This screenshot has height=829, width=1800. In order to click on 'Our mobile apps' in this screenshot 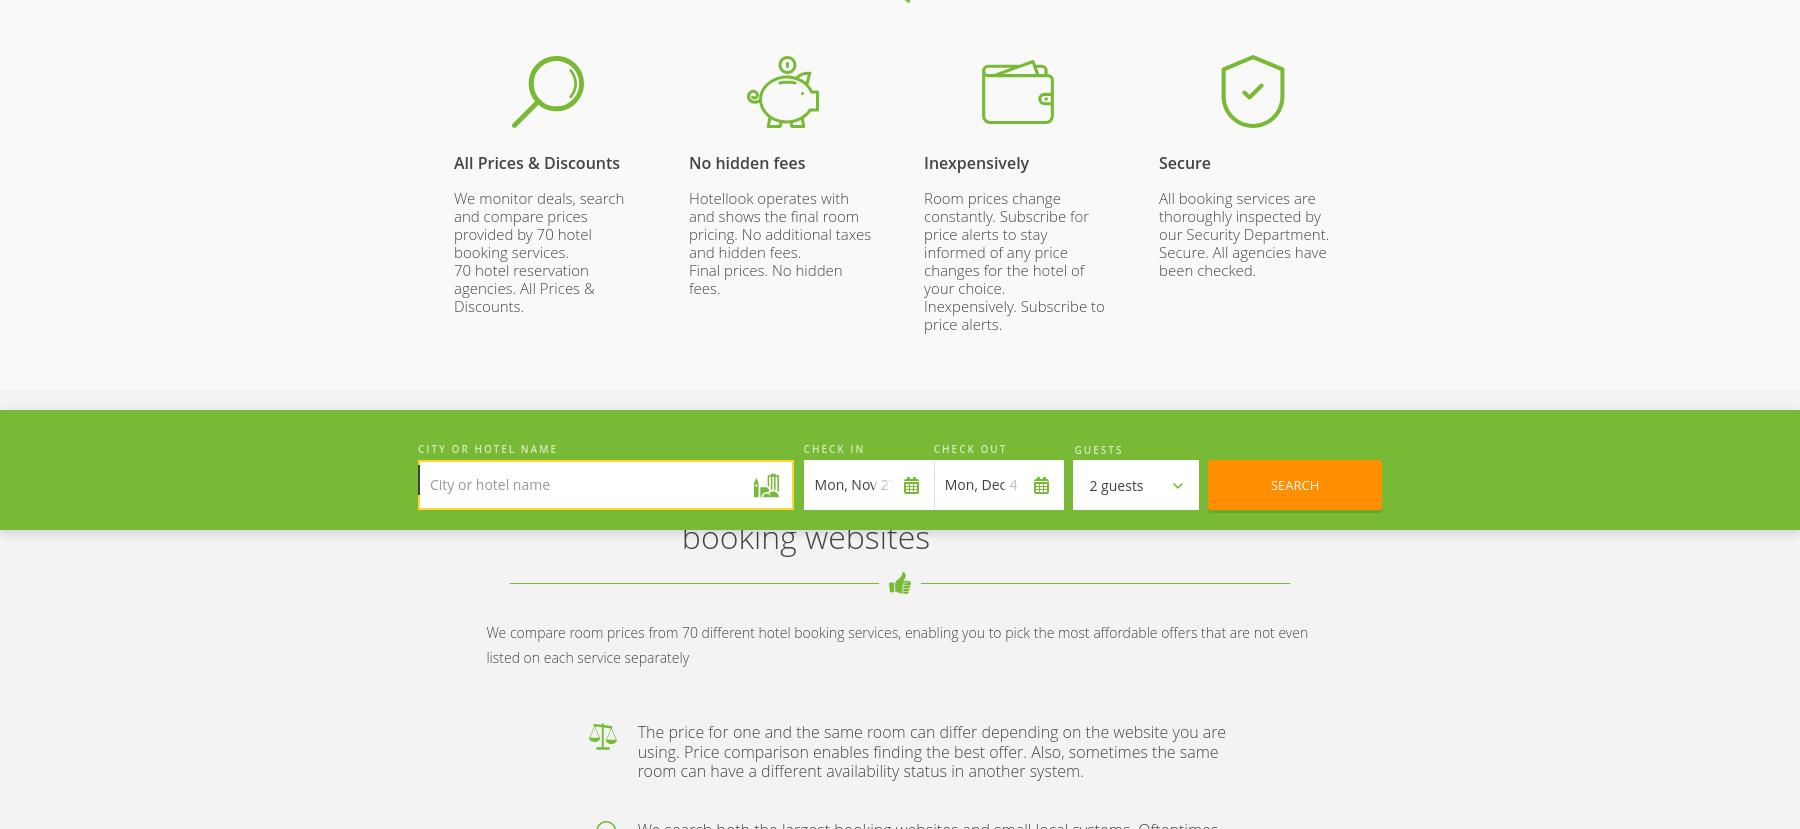, I will do `click(869, 271)`.